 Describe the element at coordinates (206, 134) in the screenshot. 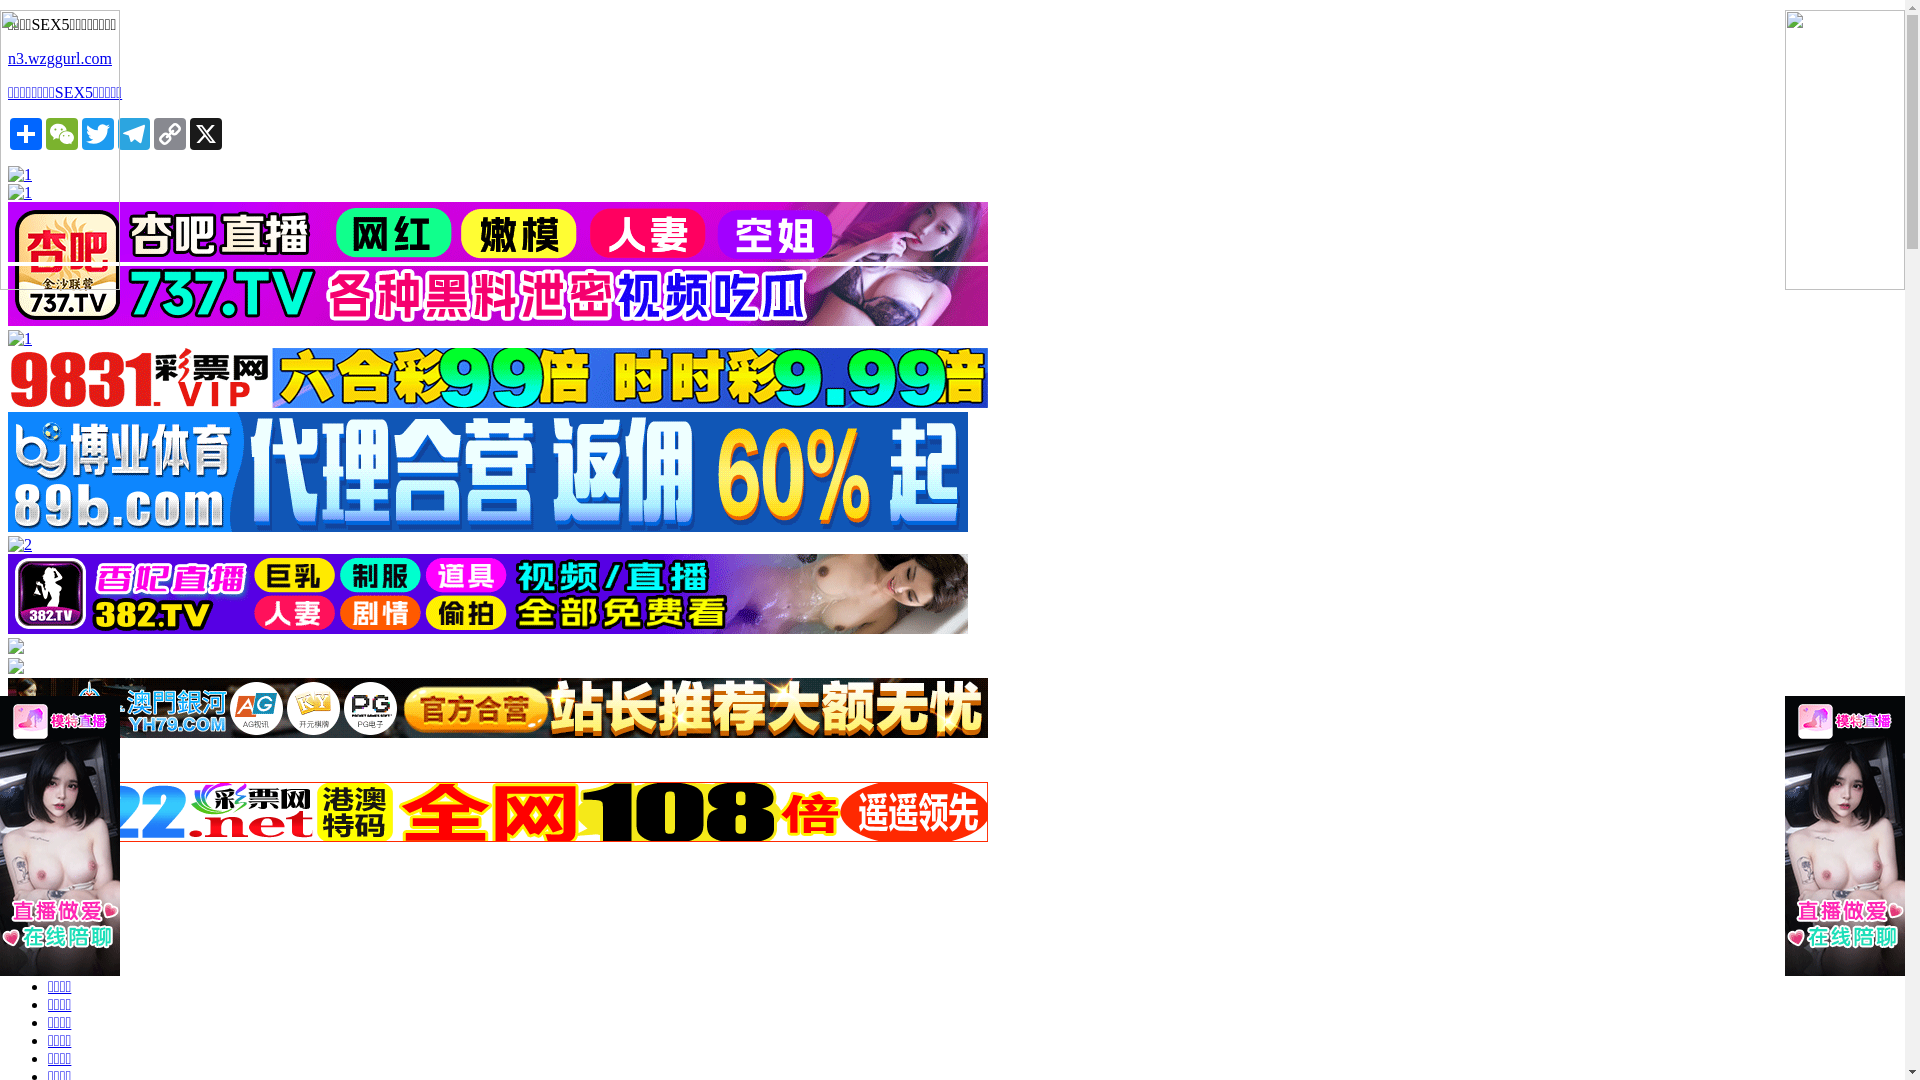

I see `'X'` at that location.